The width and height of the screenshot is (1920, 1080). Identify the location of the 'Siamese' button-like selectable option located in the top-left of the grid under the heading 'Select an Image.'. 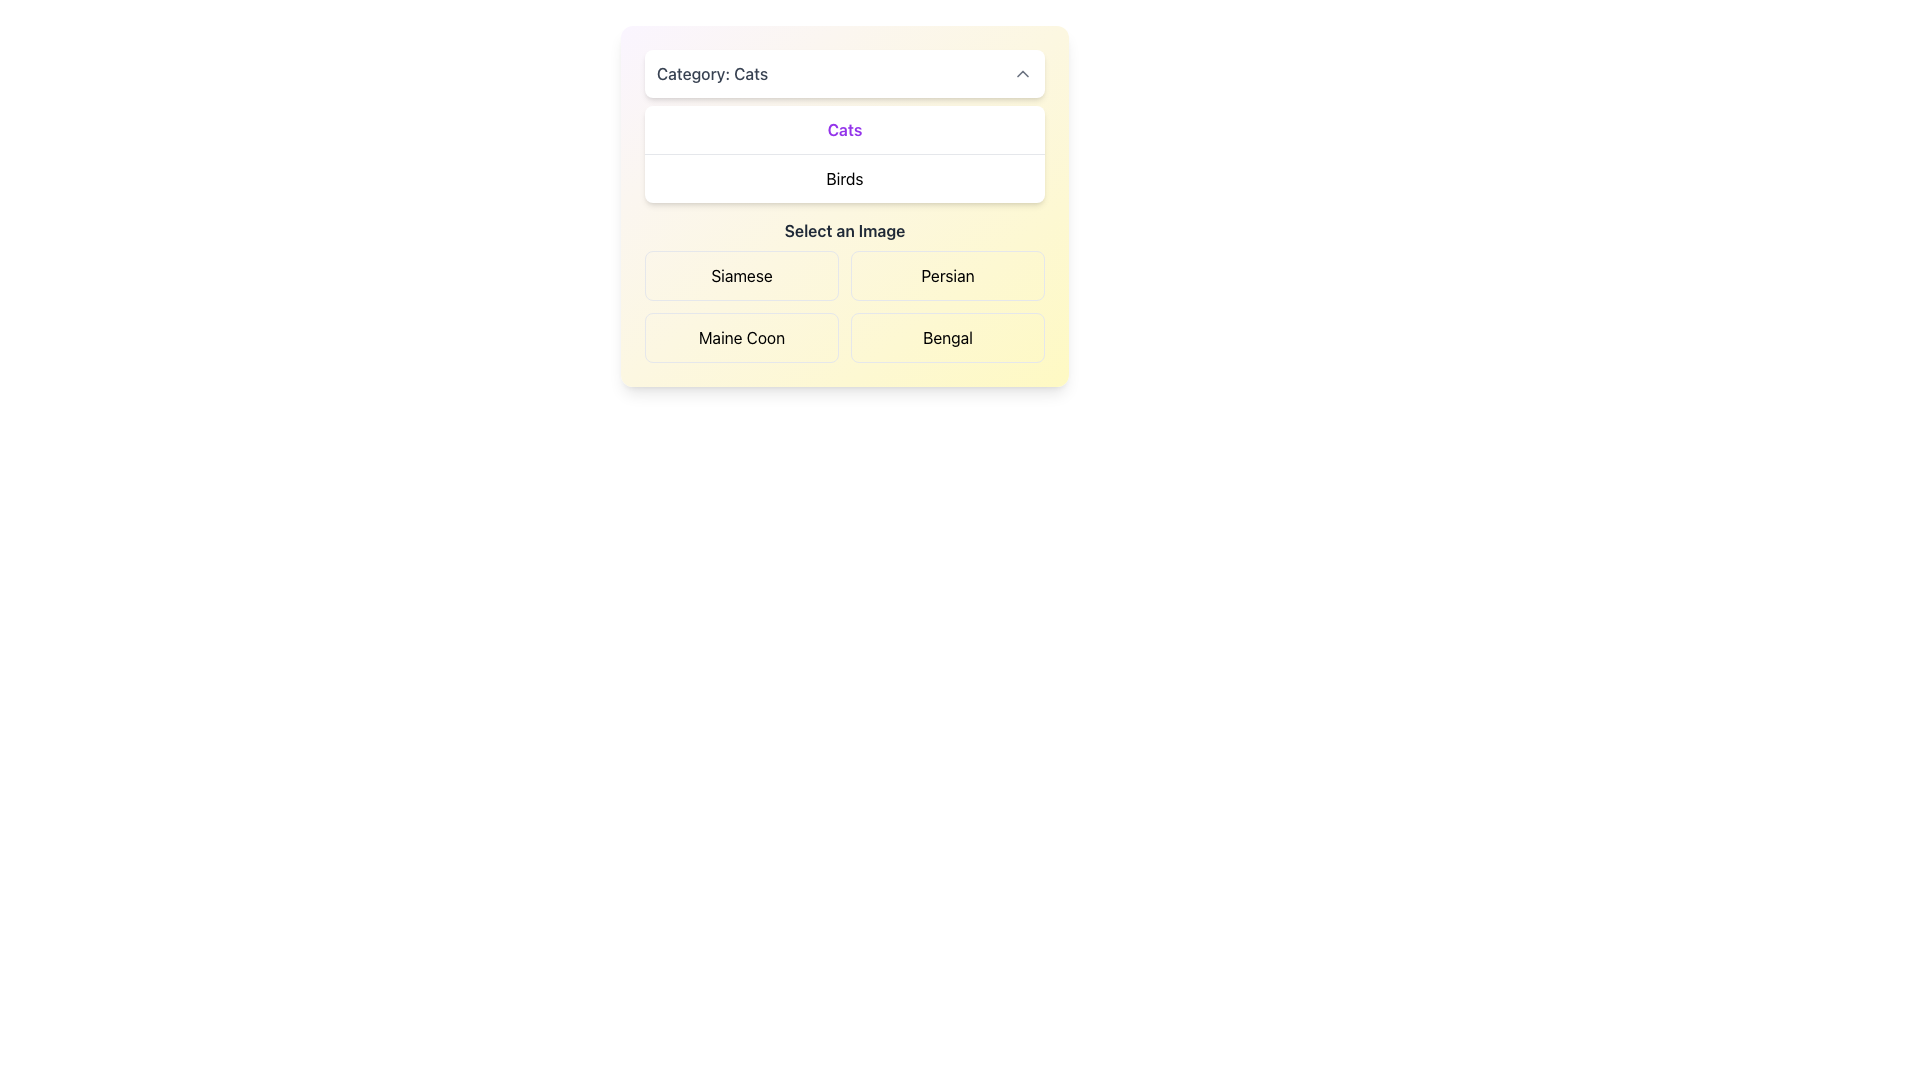
(741, 276).